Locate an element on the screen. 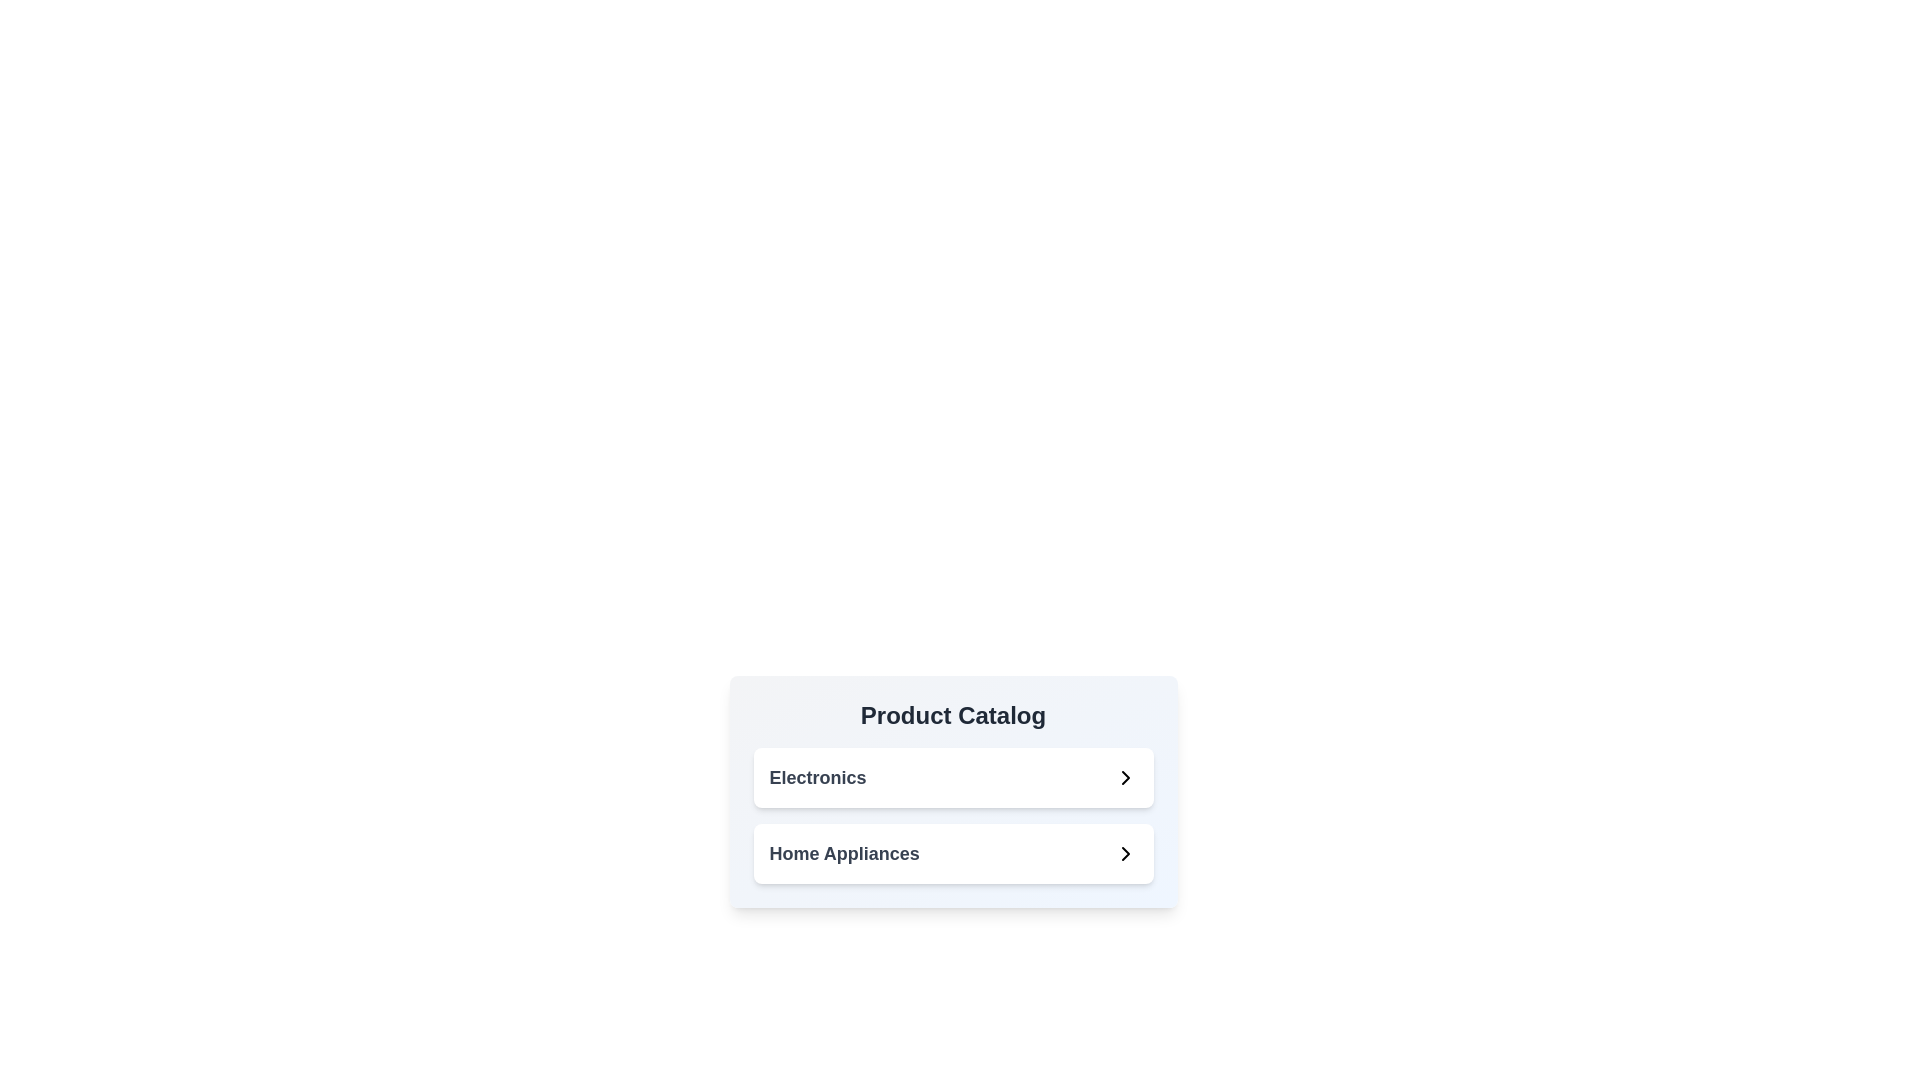 The height and width of the screenshot is (1080, 1920). the 'Home Appliances' button-like interactive list item, which is the second option in the 'Product Catalog' section is located at coordinates (952, 853).